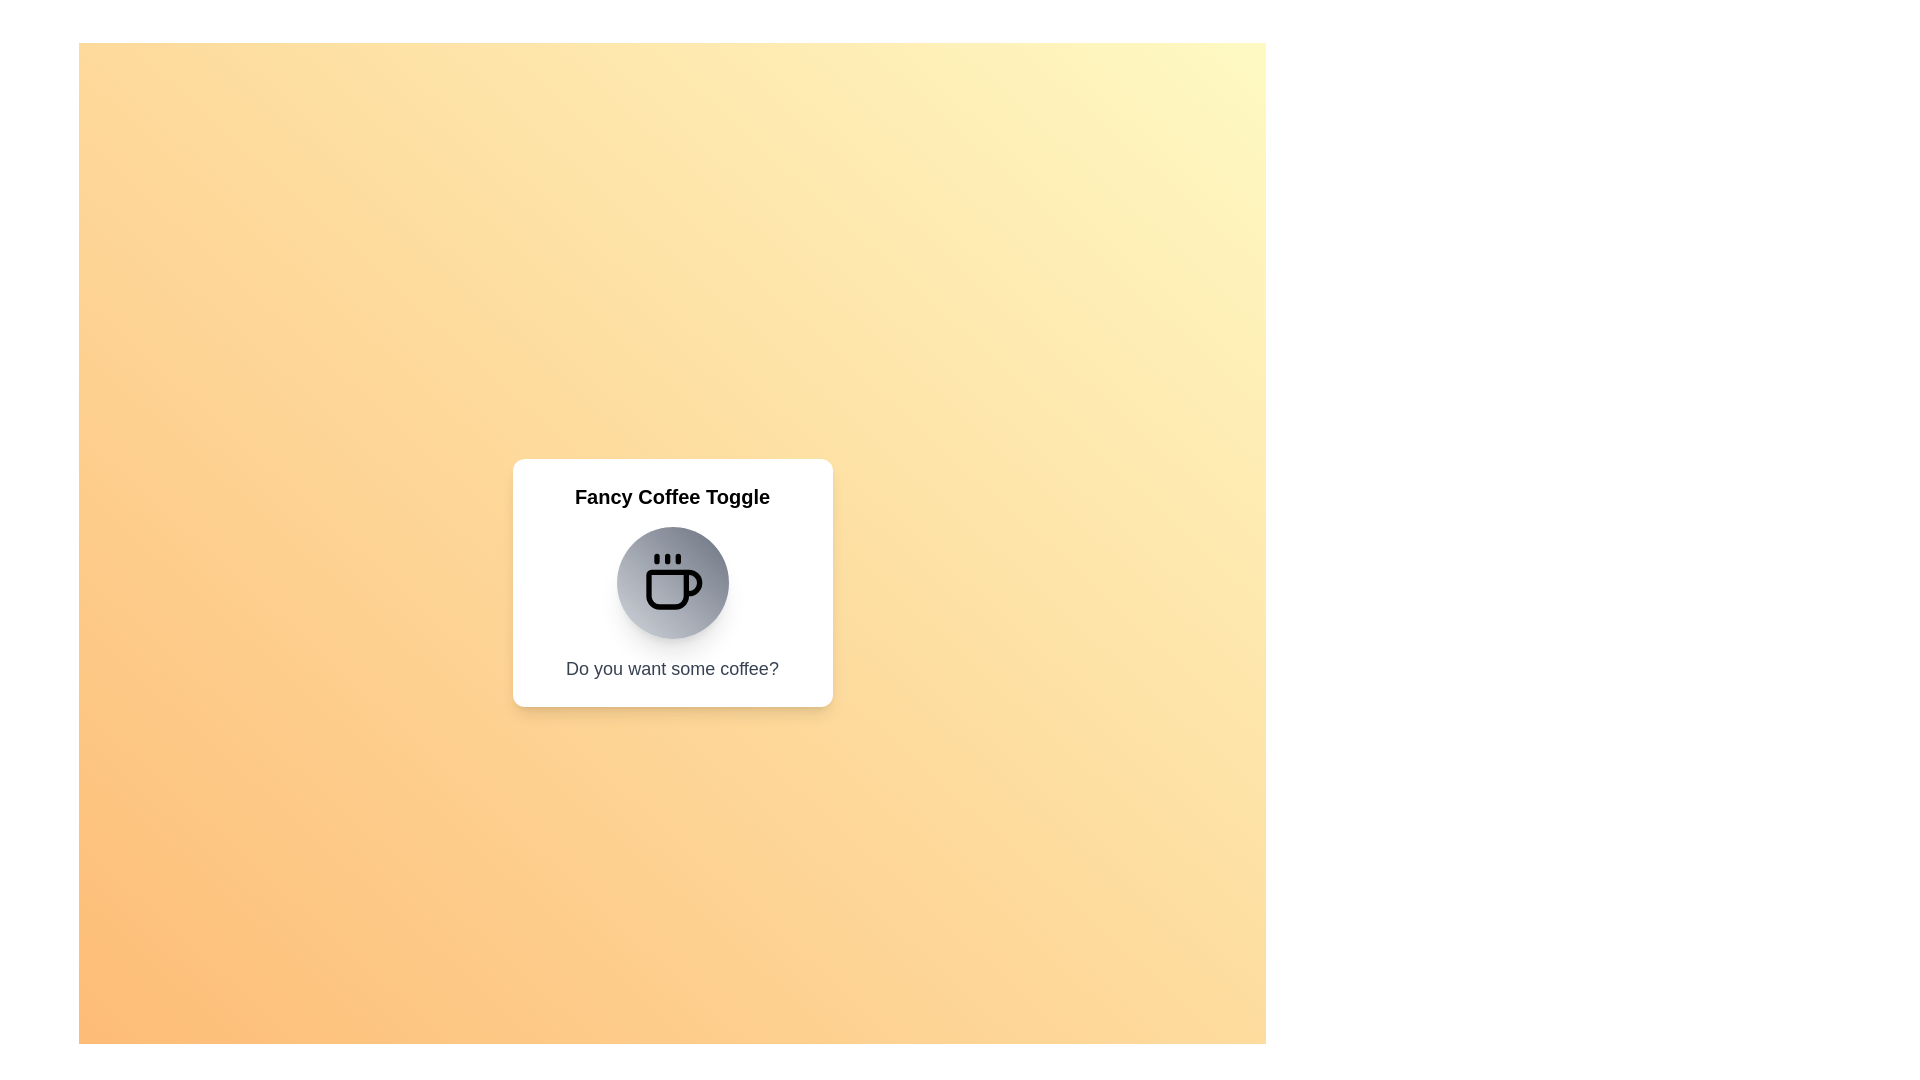 This screenshot has width=1920, height=1080. I want to click on the coffee toggle button to change its state, so click(672, 582).